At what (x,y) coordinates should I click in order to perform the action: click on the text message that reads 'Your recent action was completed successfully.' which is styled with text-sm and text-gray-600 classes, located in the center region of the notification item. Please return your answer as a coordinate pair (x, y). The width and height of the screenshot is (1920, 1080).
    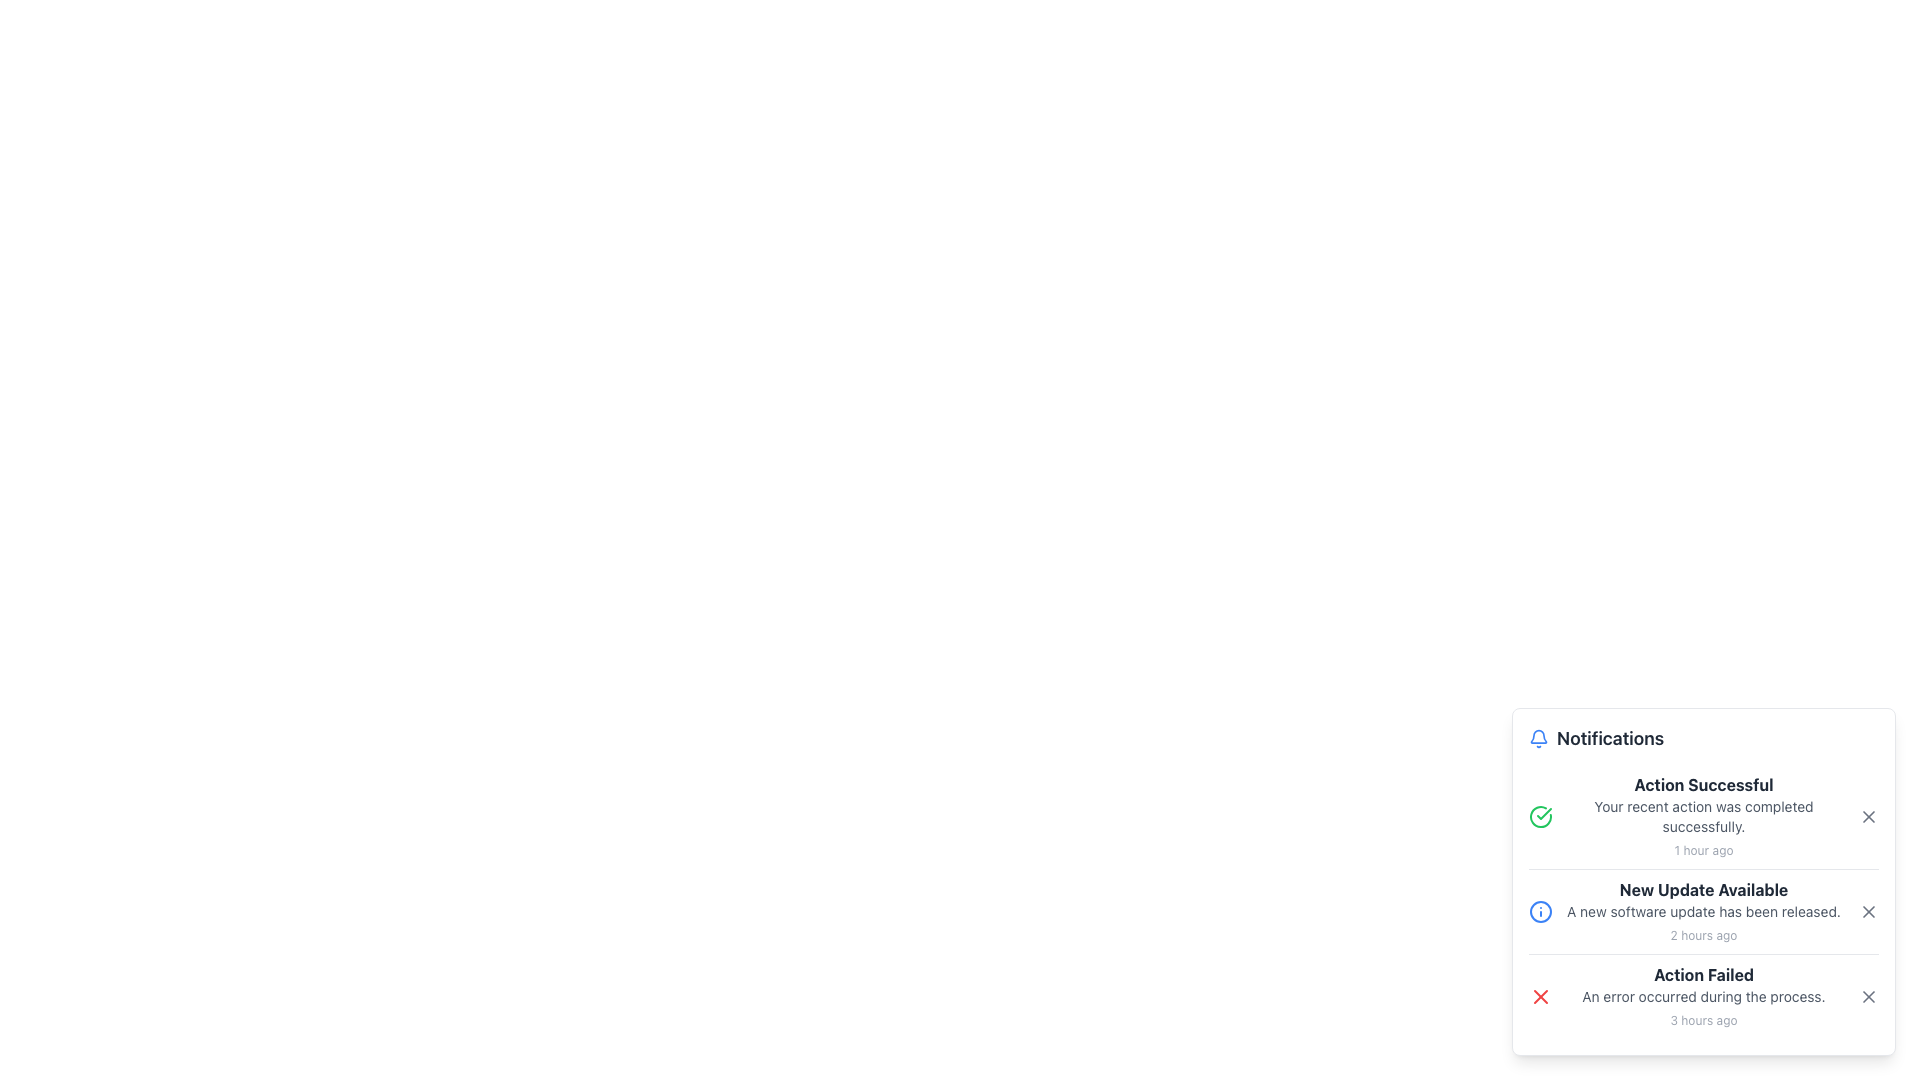
    Looking at the image, I should click on (1703, 817).